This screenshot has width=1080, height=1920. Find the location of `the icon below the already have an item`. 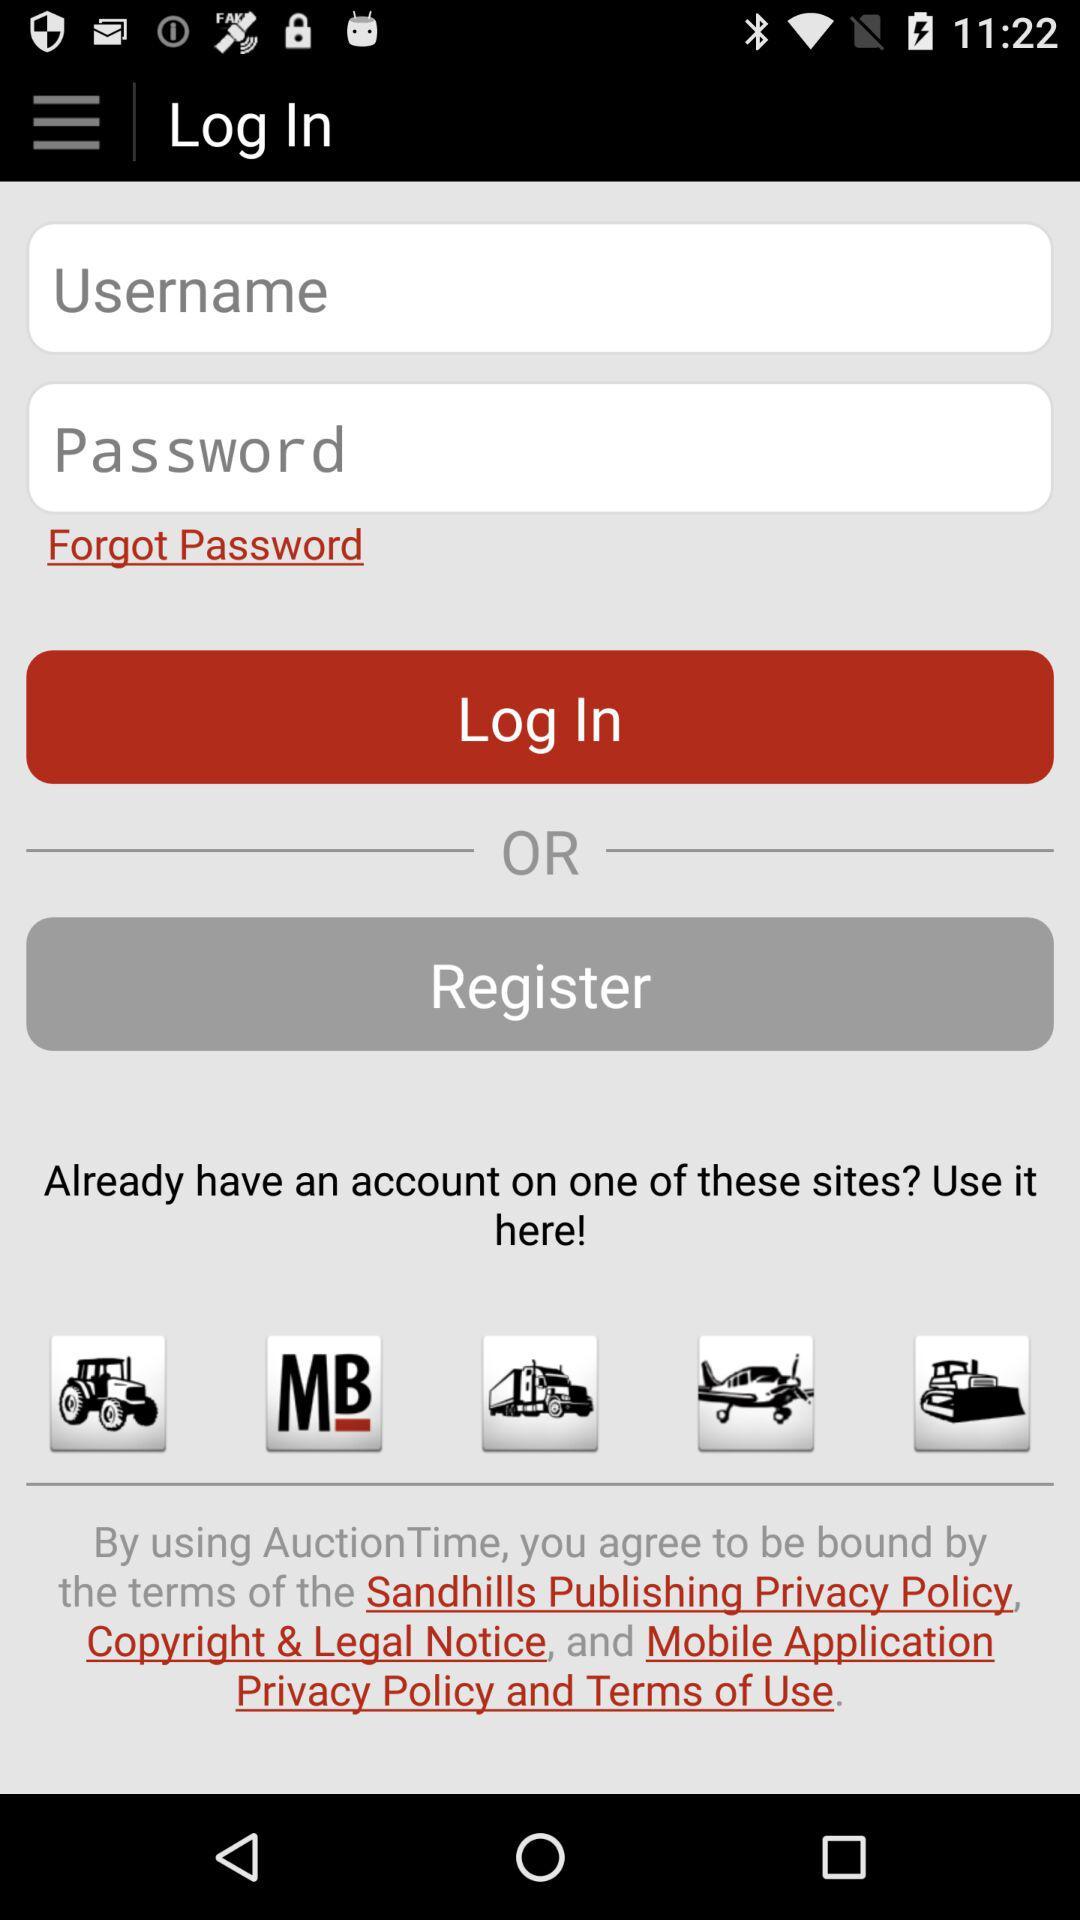

the icon below the already have an item is located at coordinates (756, 1392).